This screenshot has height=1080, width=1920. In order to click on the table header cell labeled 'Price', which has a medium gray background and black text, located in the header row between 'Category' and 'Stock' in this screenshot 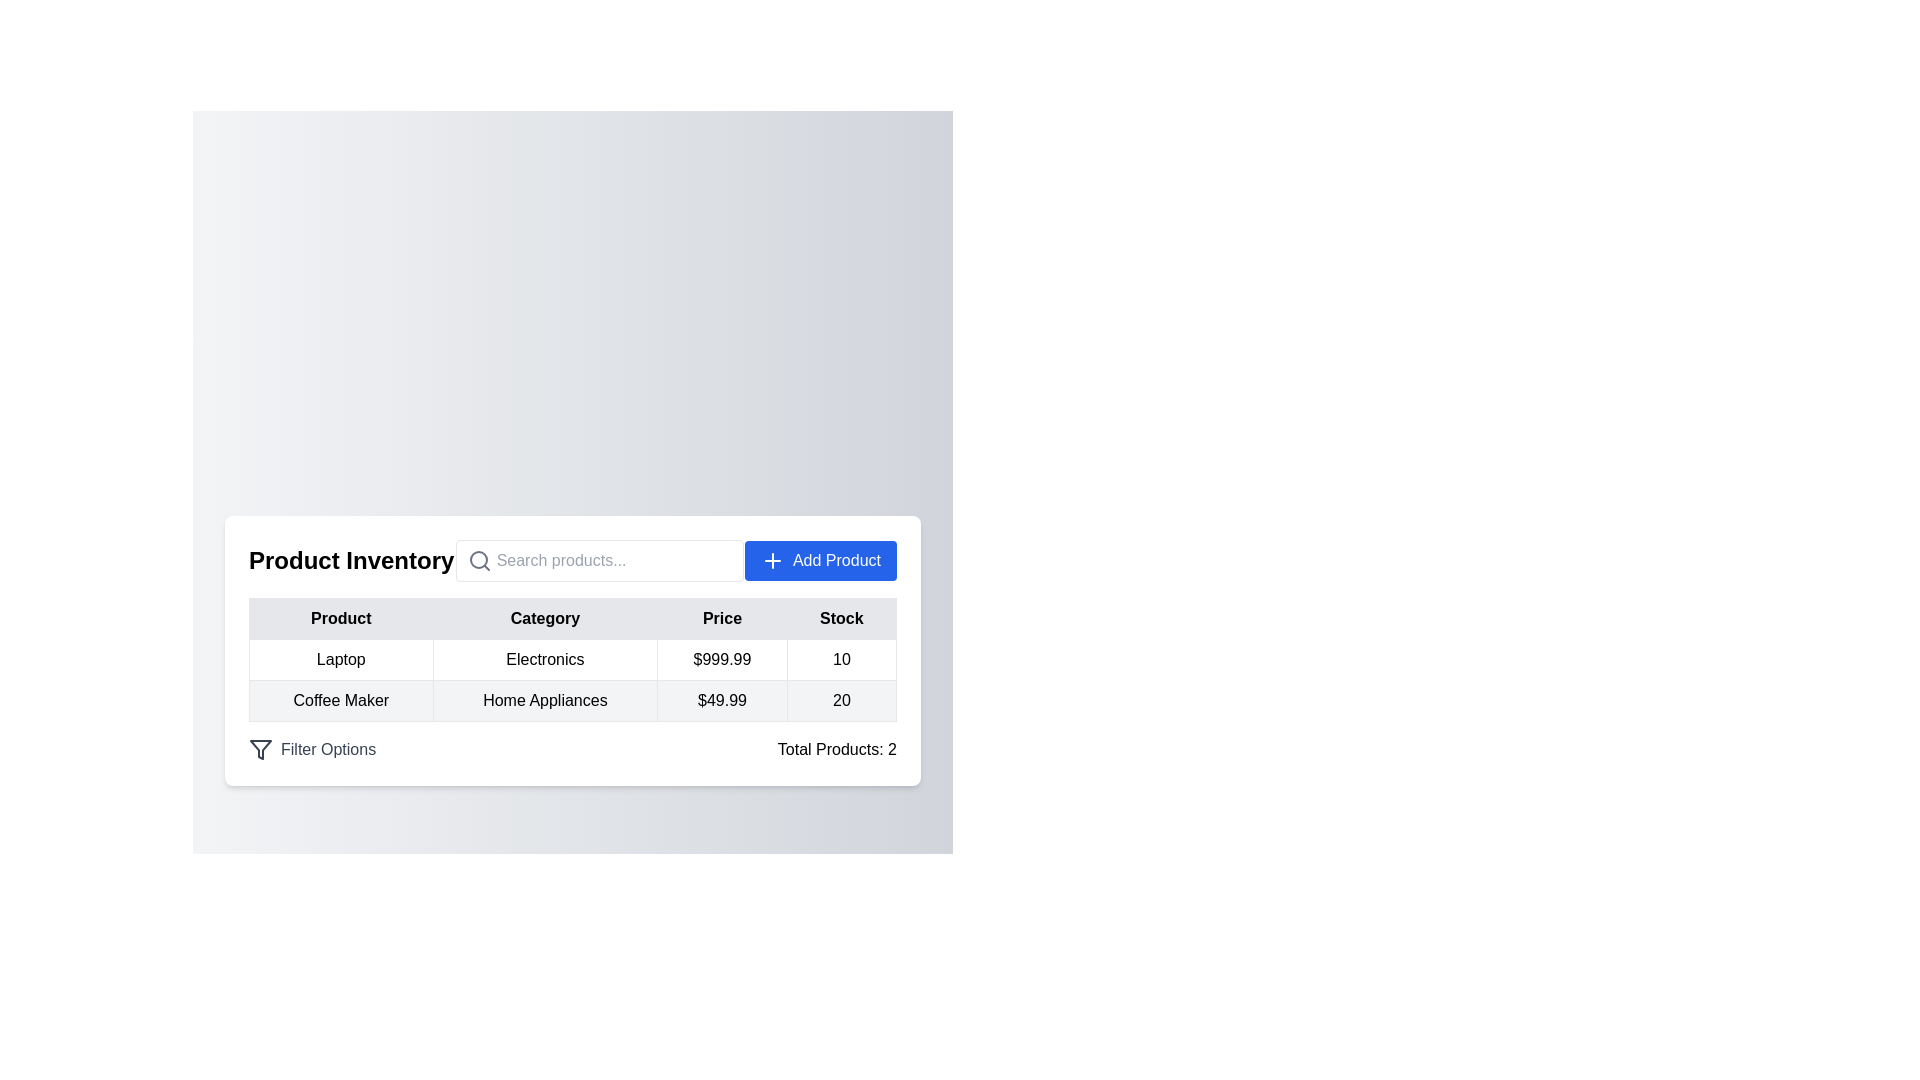, I will do `click(721, 617)`.